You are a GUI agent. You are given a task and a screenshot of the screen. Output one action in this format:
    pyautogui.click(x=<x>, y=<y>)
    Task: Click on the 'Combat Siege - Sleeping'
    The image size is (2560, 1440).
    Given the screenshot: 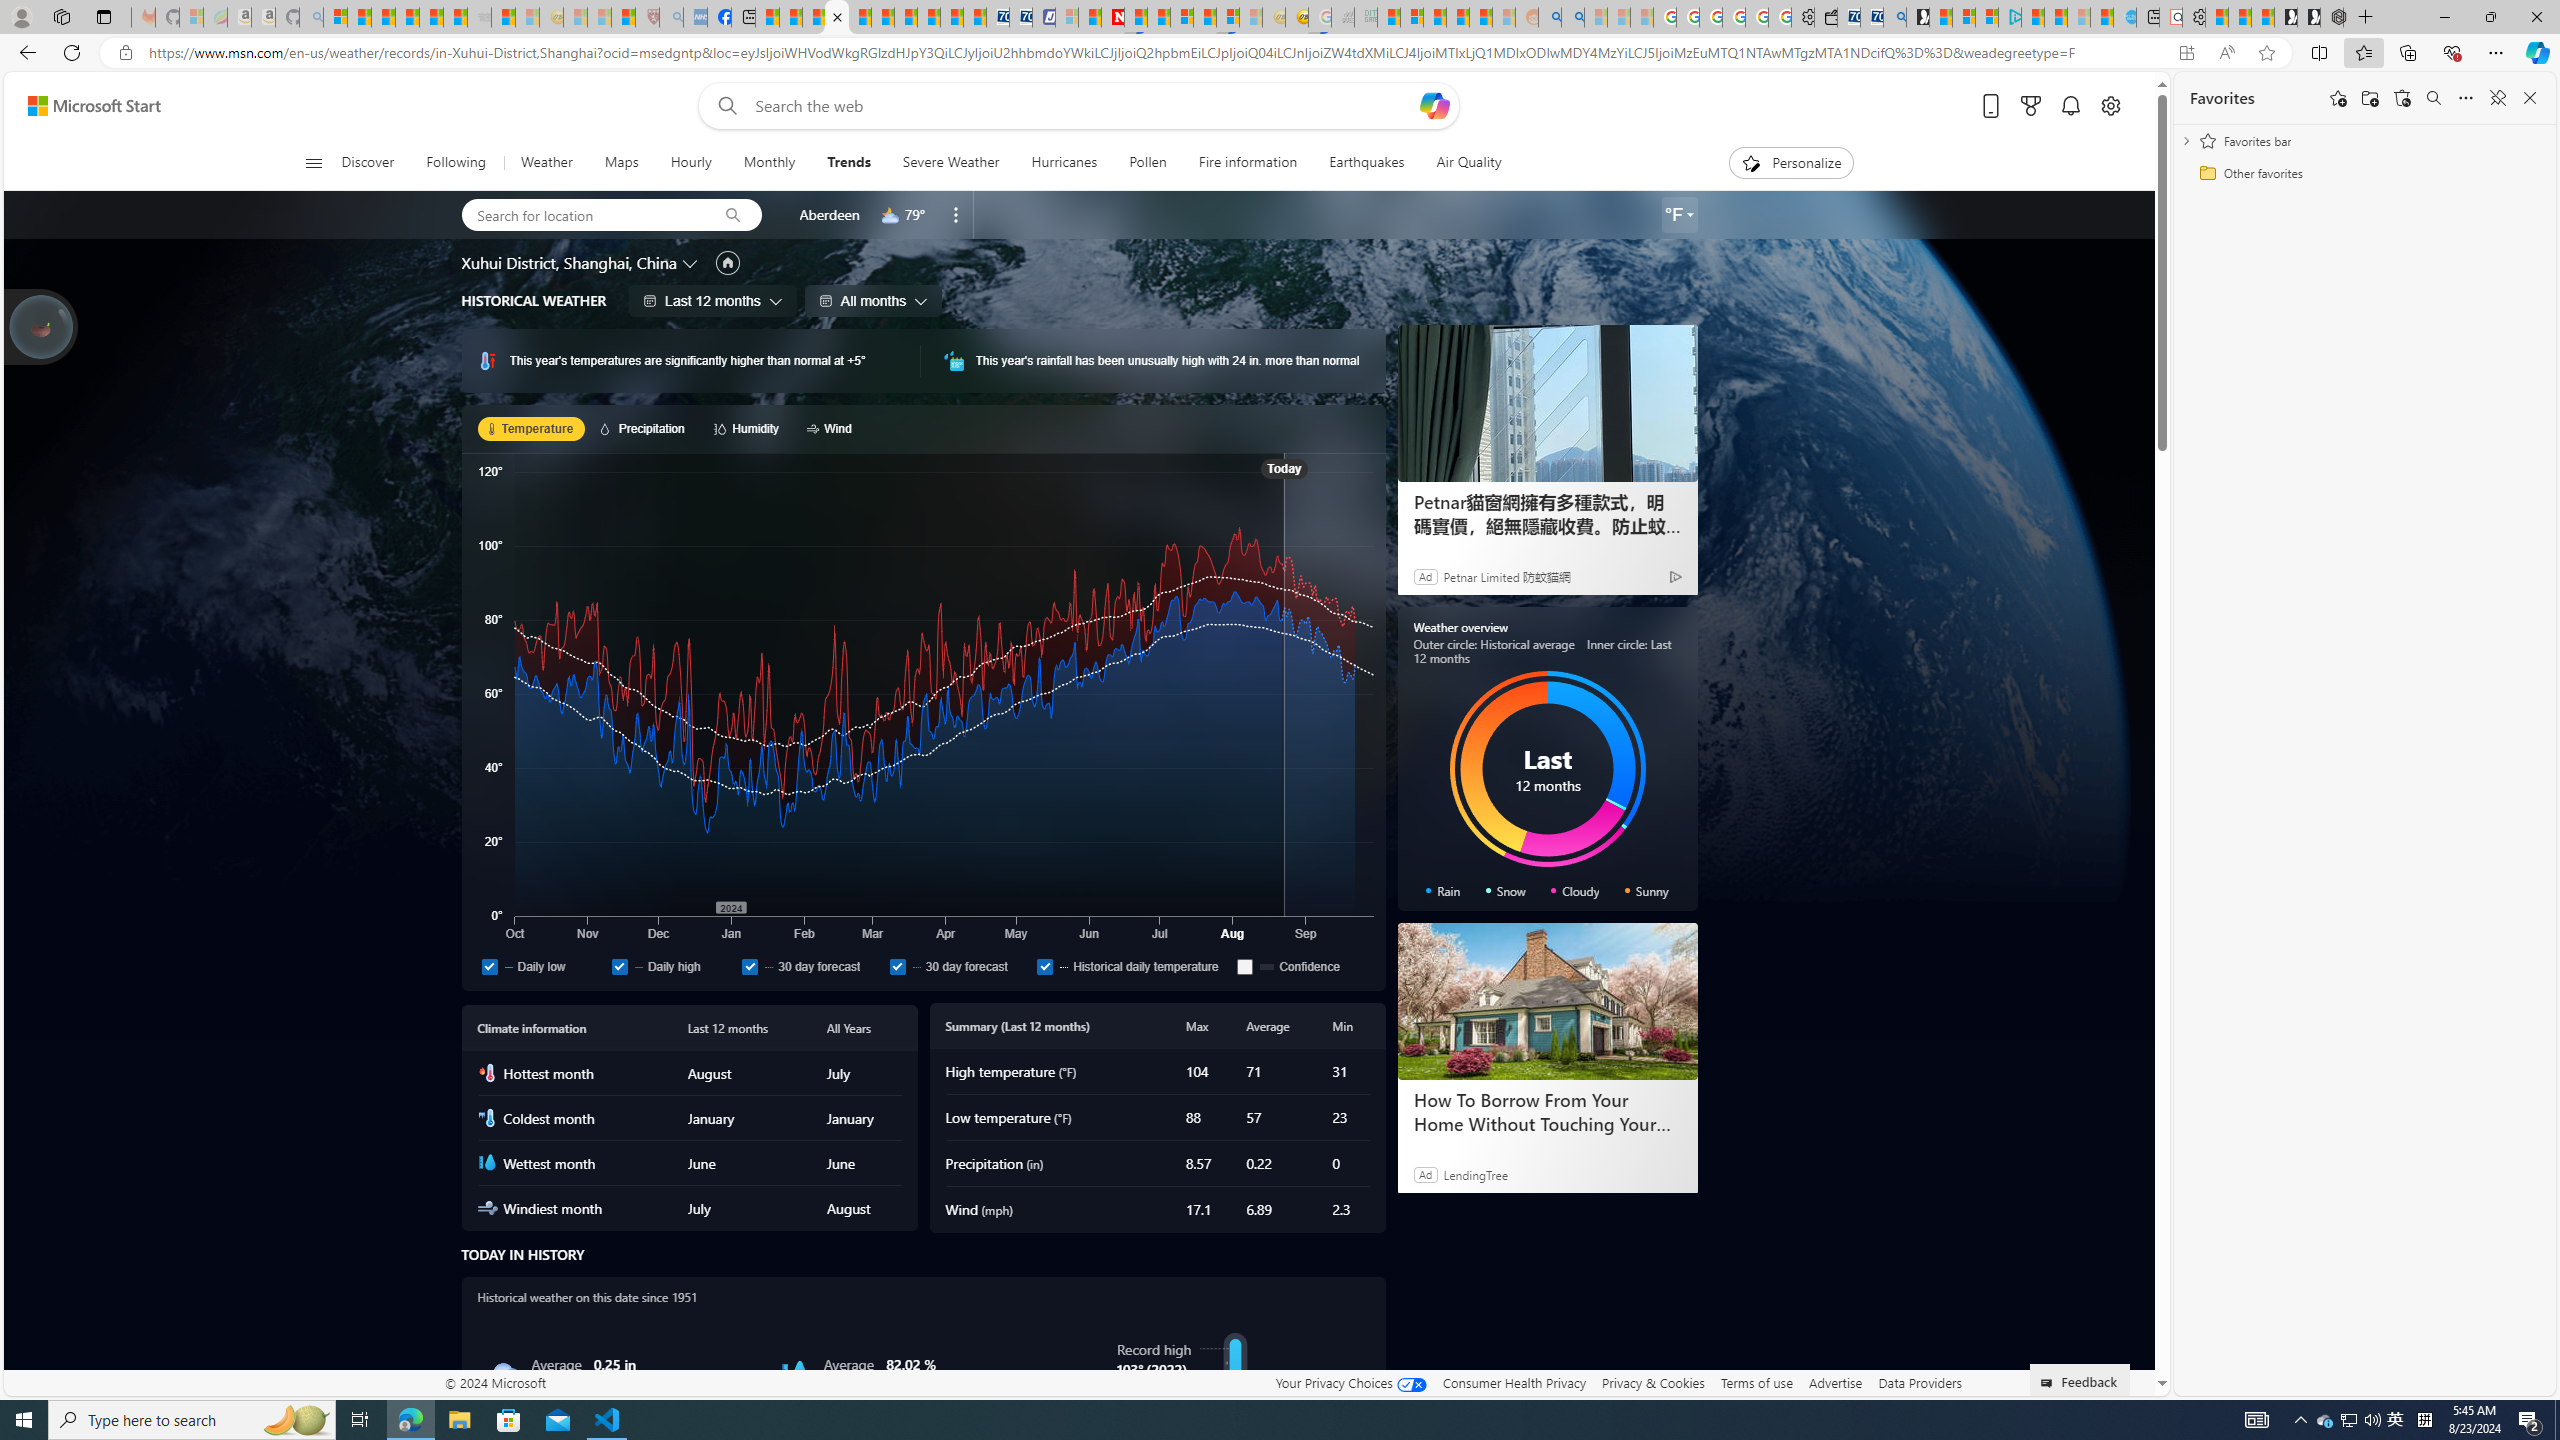 What is the action you would take?
    pyautogui.click(x=477, y=16)
    